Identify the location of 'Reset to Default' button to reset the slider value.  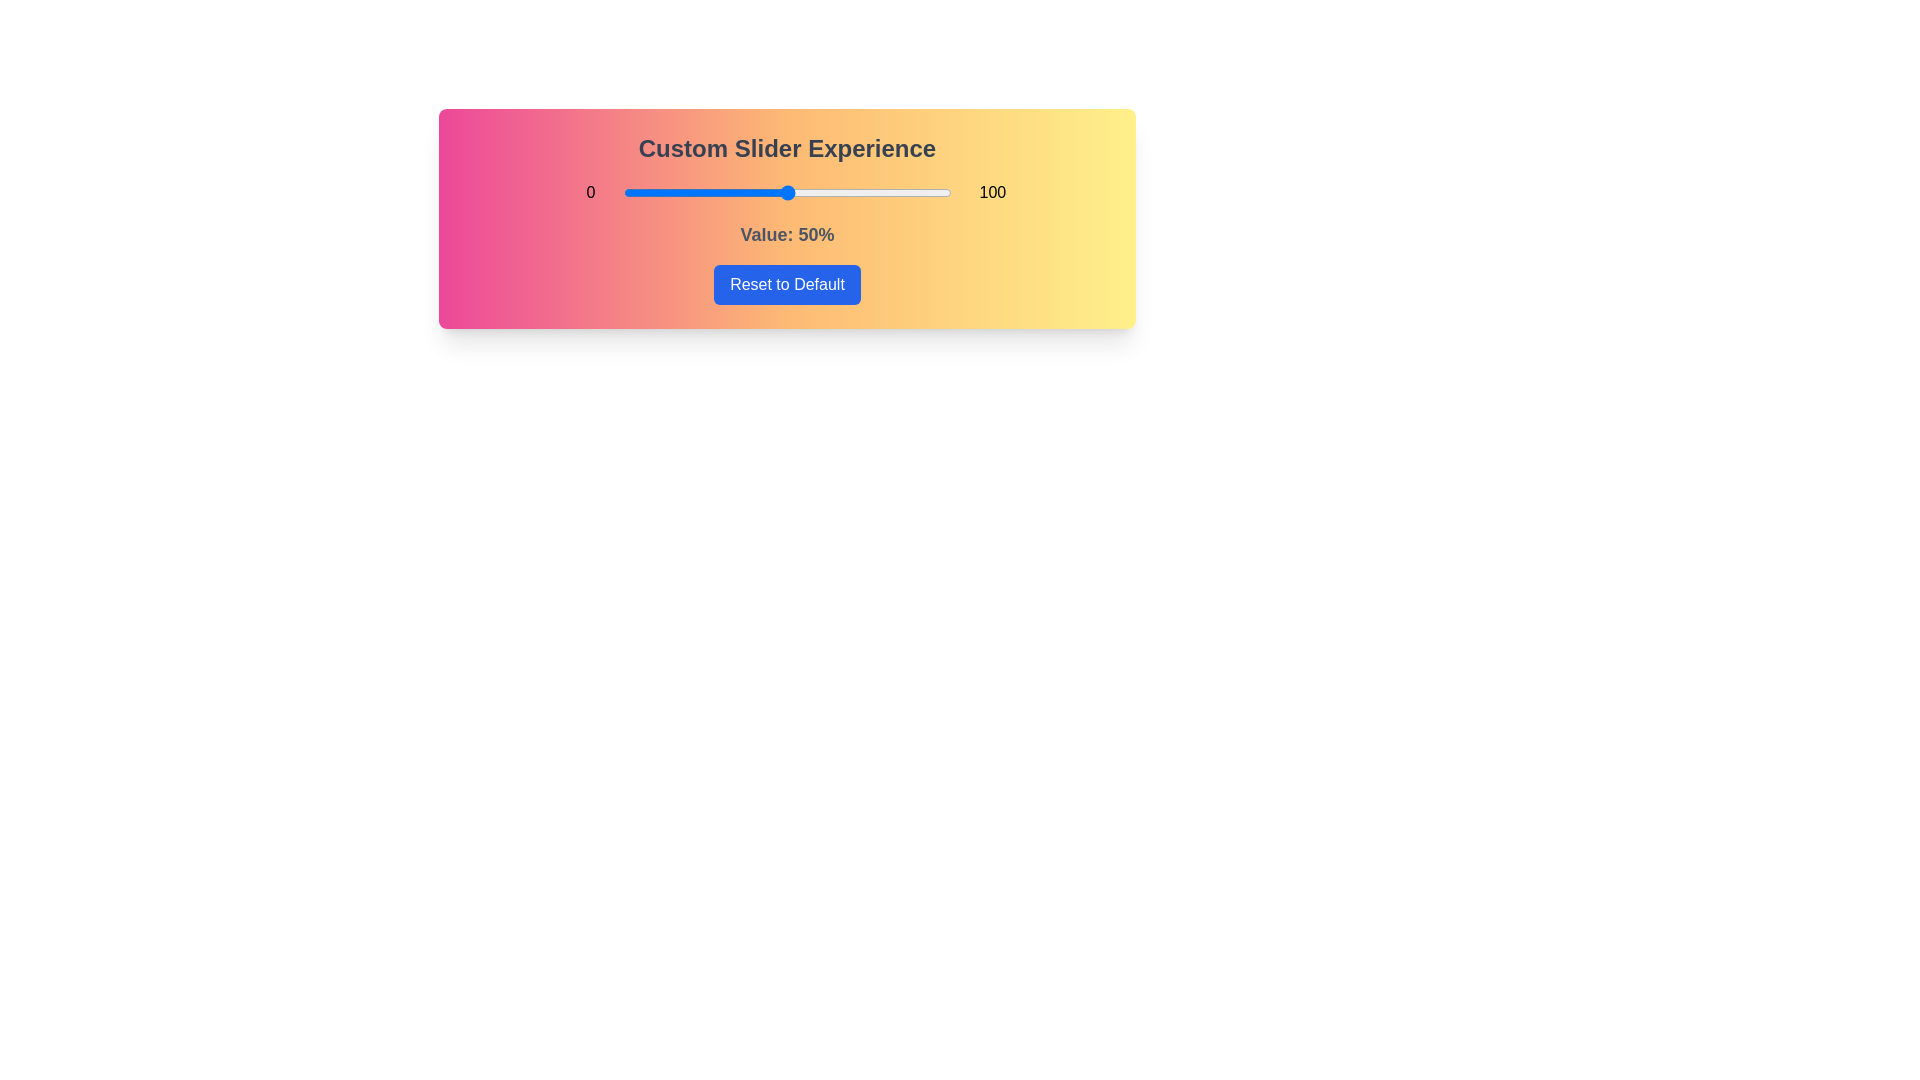
(786, 285).